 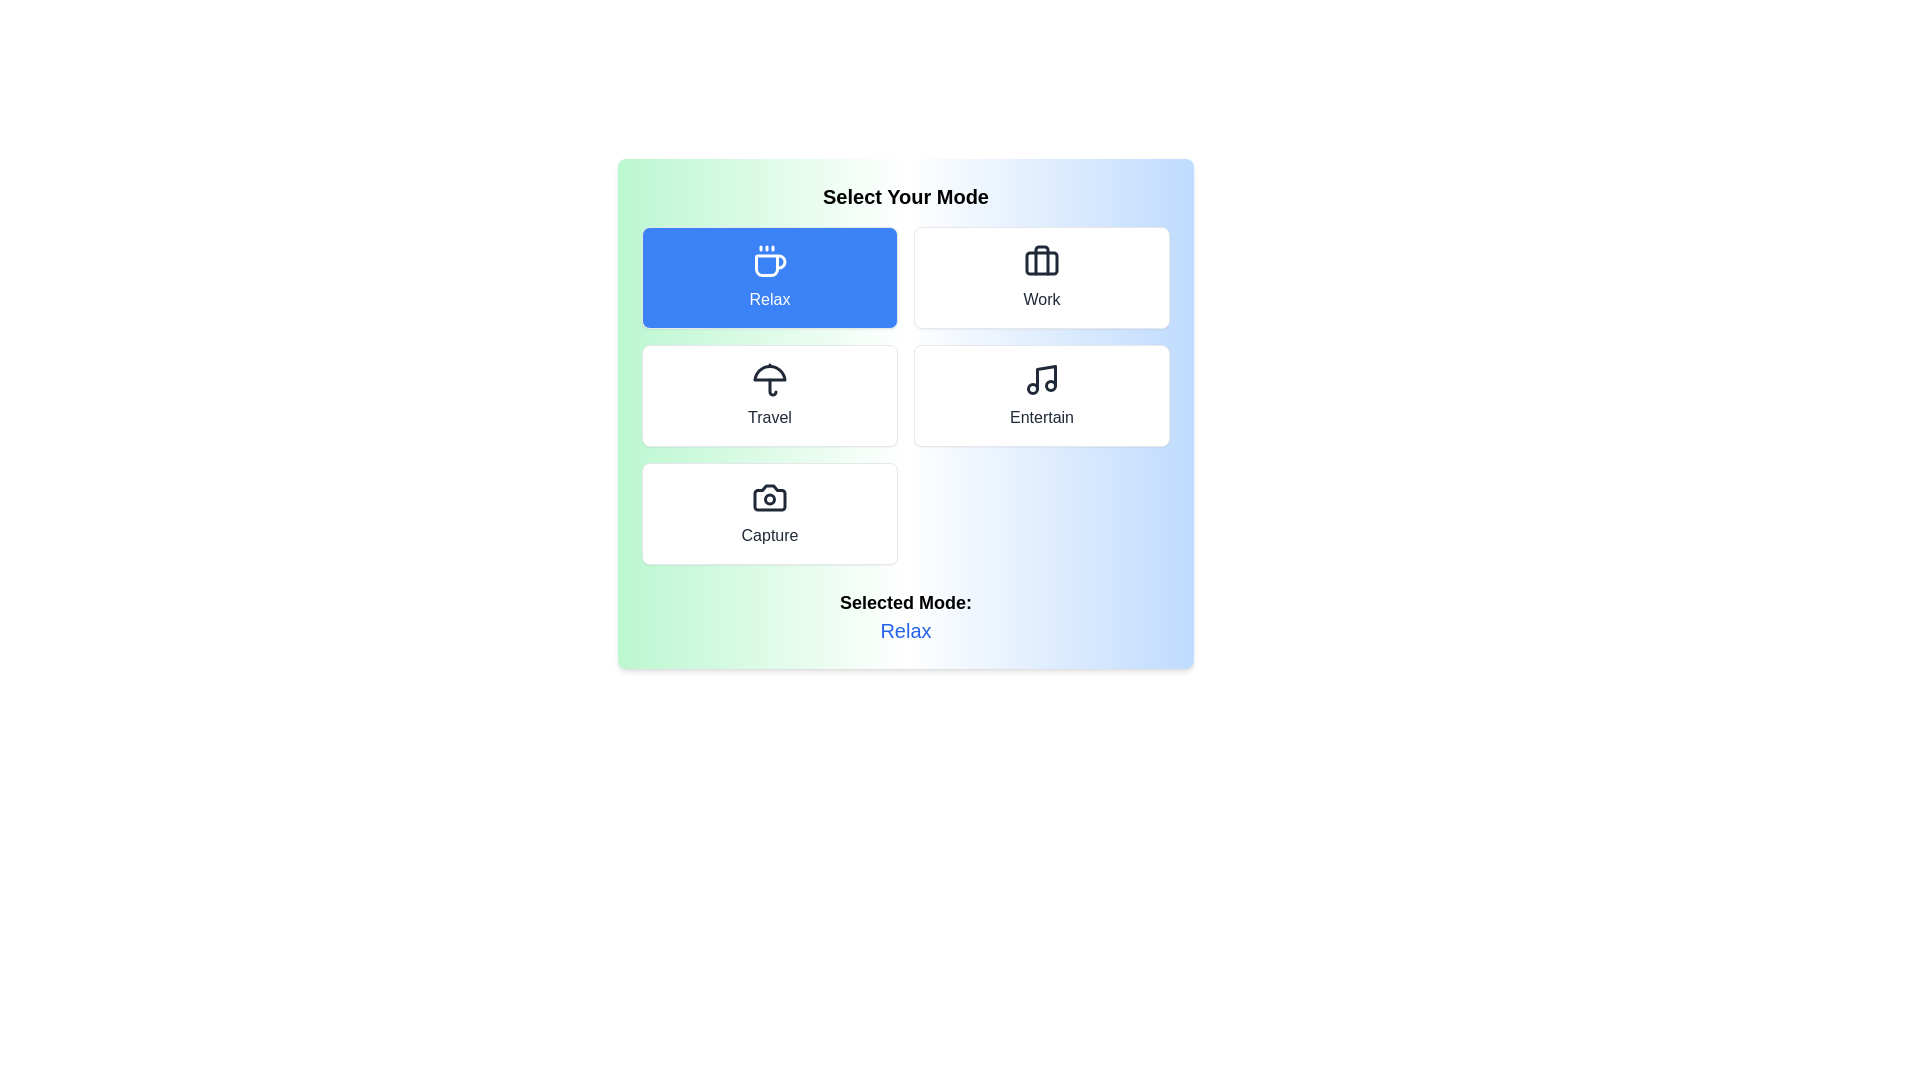 I want to click on the button labeled Entertain, so click(x=1040, y=396).